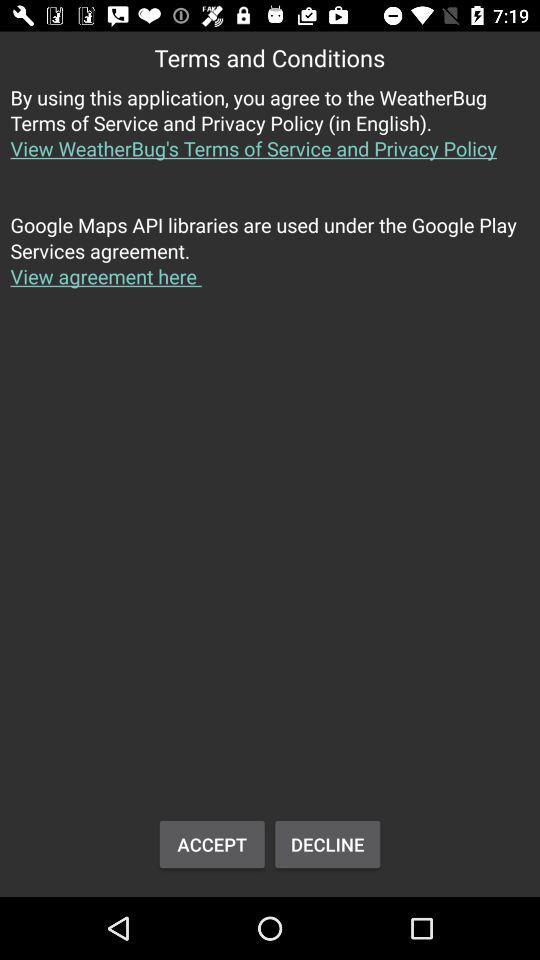  I want to click on the item below the google maps api icon, so click(211, 843).